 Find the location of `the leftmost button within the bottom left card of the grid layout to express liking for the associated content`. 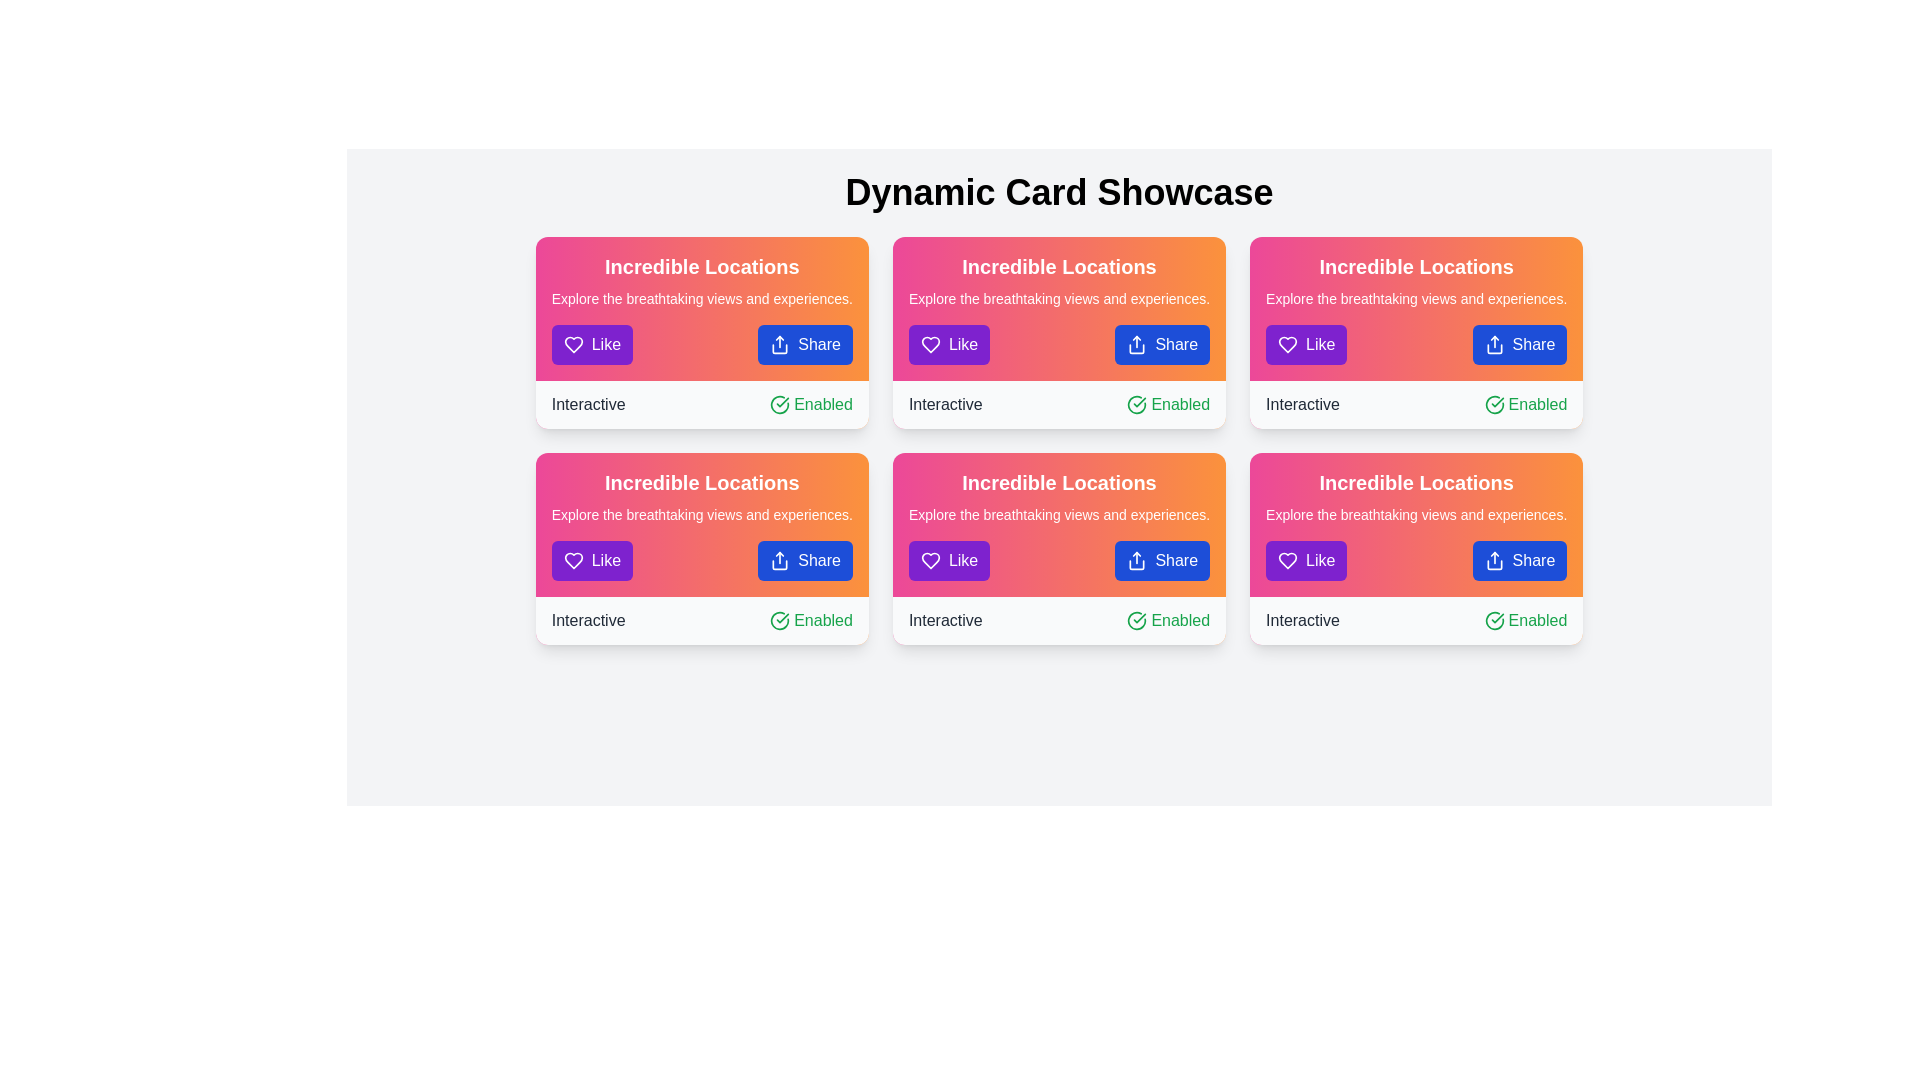

the leftmost button within the bottom left card of the grid layout to express liking for the associated content is located at coordinates (591, 560).